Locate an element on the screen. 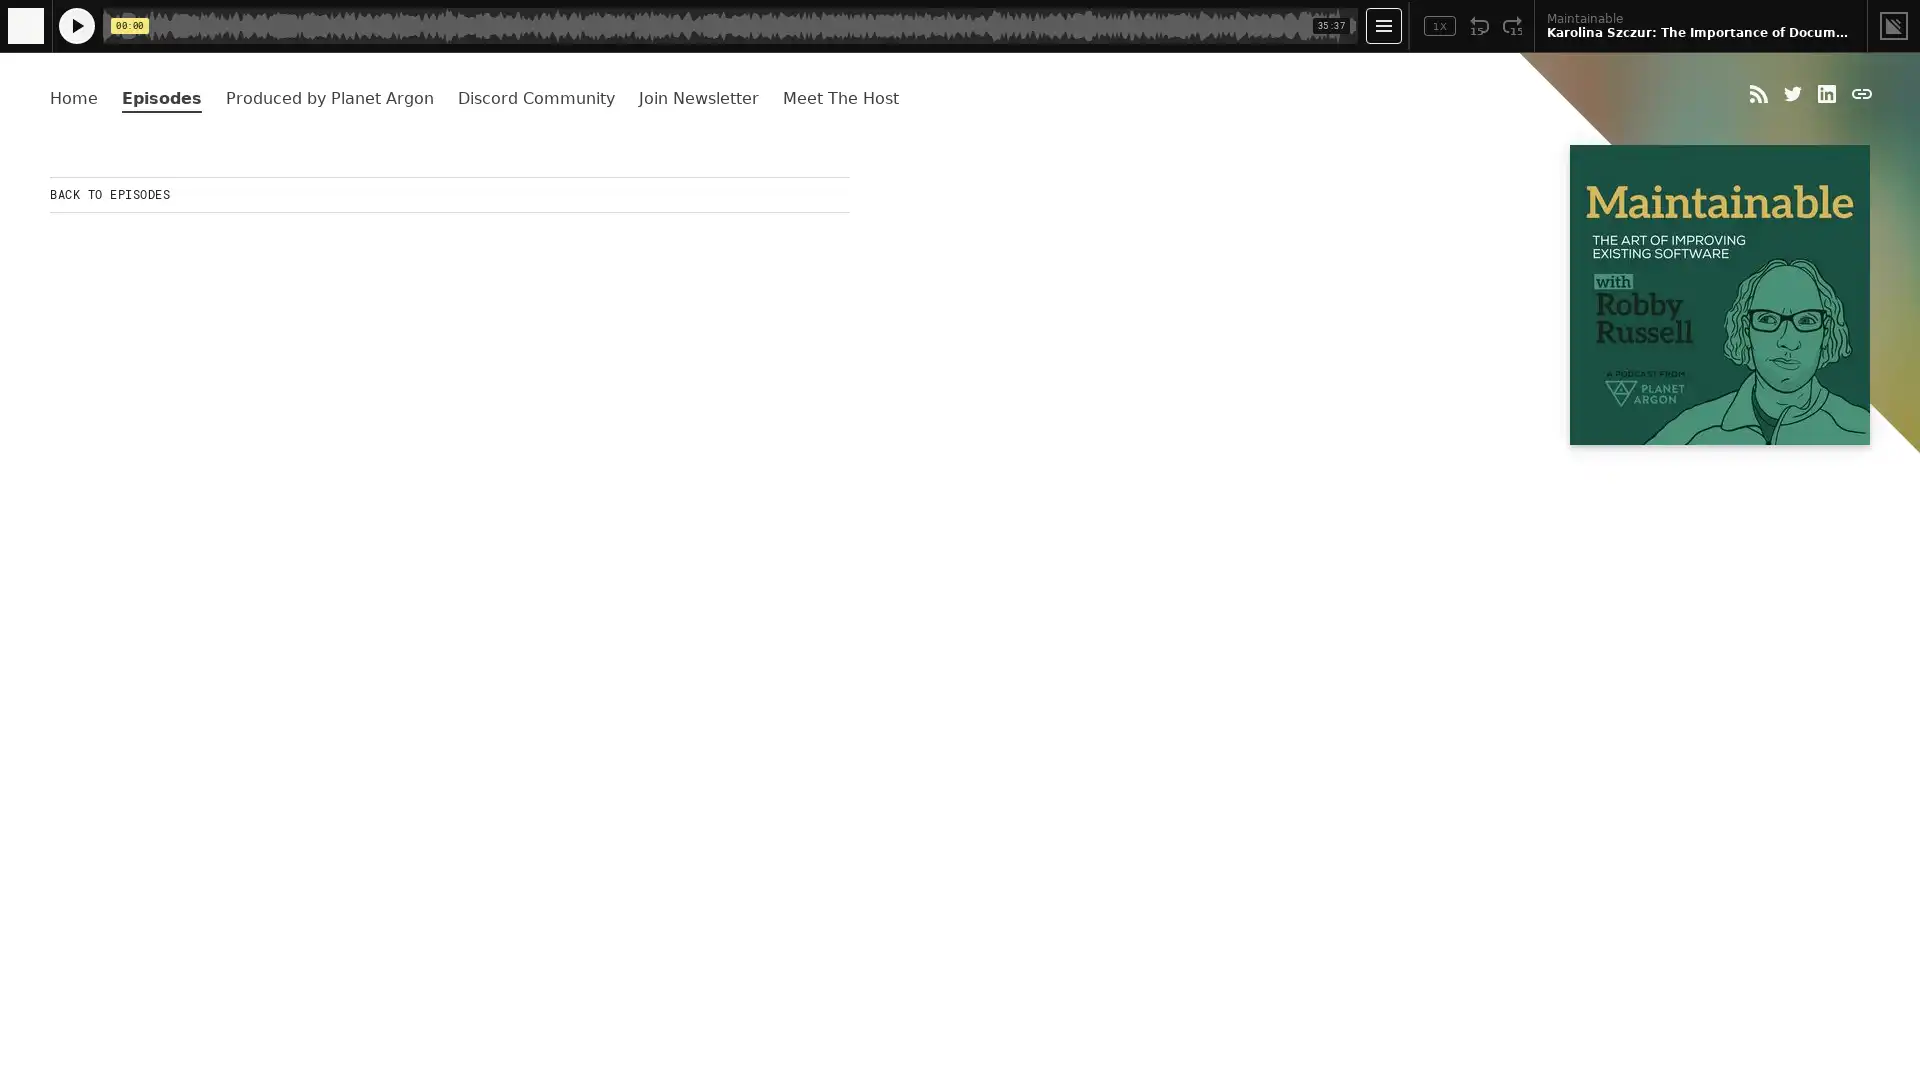  Play is located at coordinates (254, 268).